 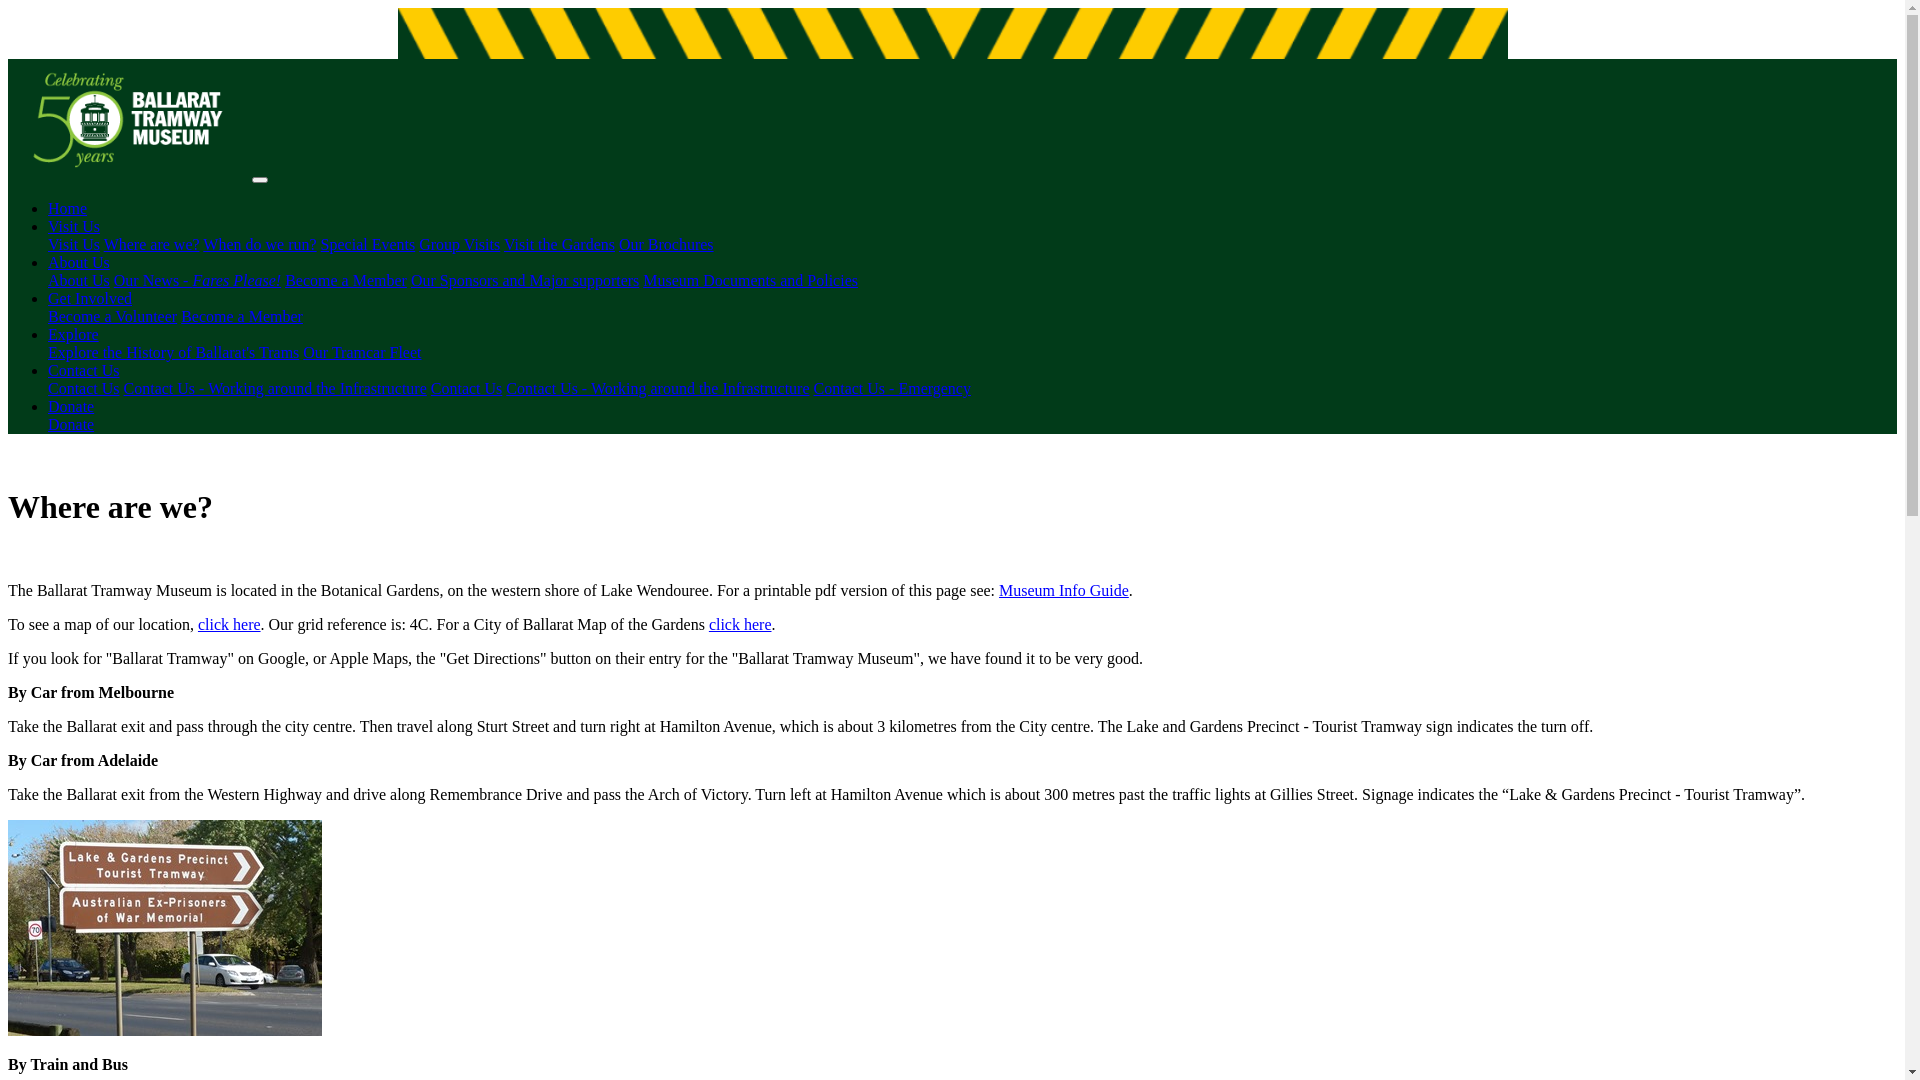 I want to click on 'Get Involved', so click(x=89, y=298).